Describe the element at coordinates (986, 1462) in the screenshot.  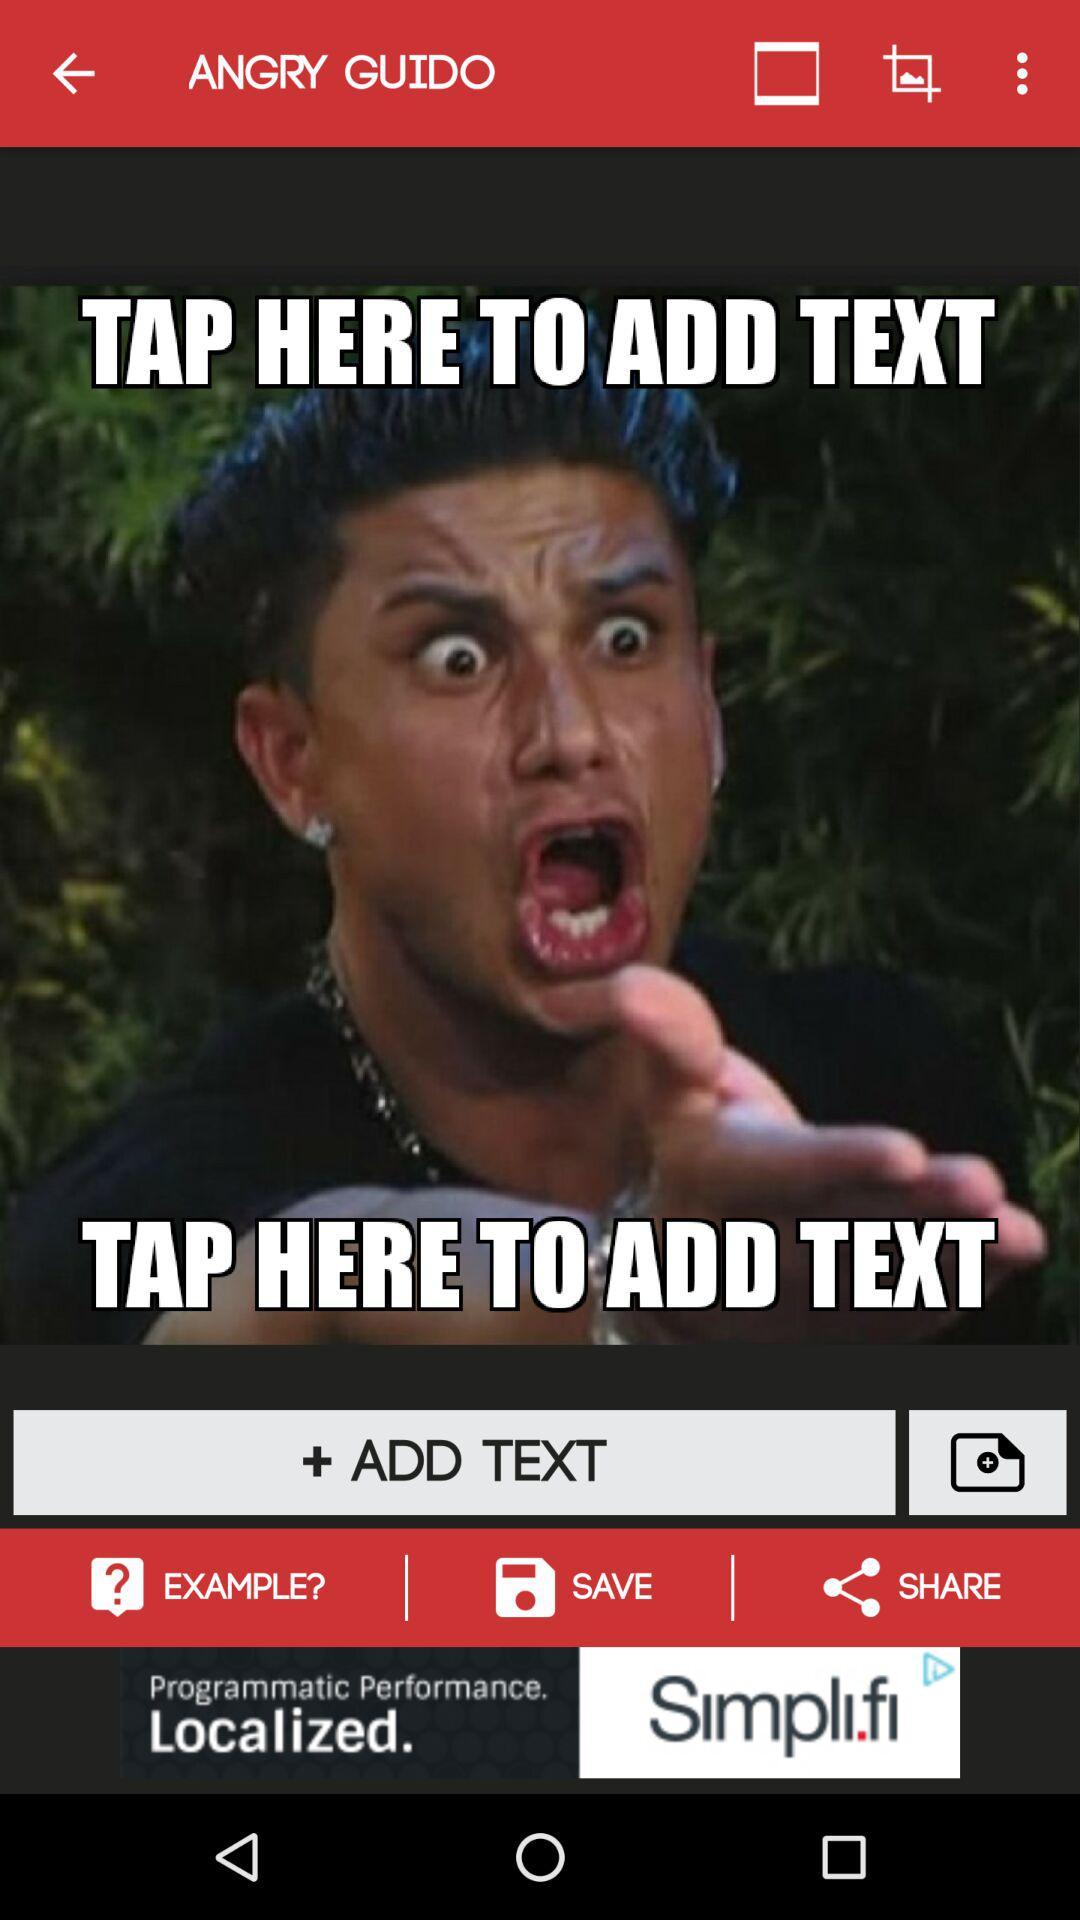
I see `open text option` at that location.